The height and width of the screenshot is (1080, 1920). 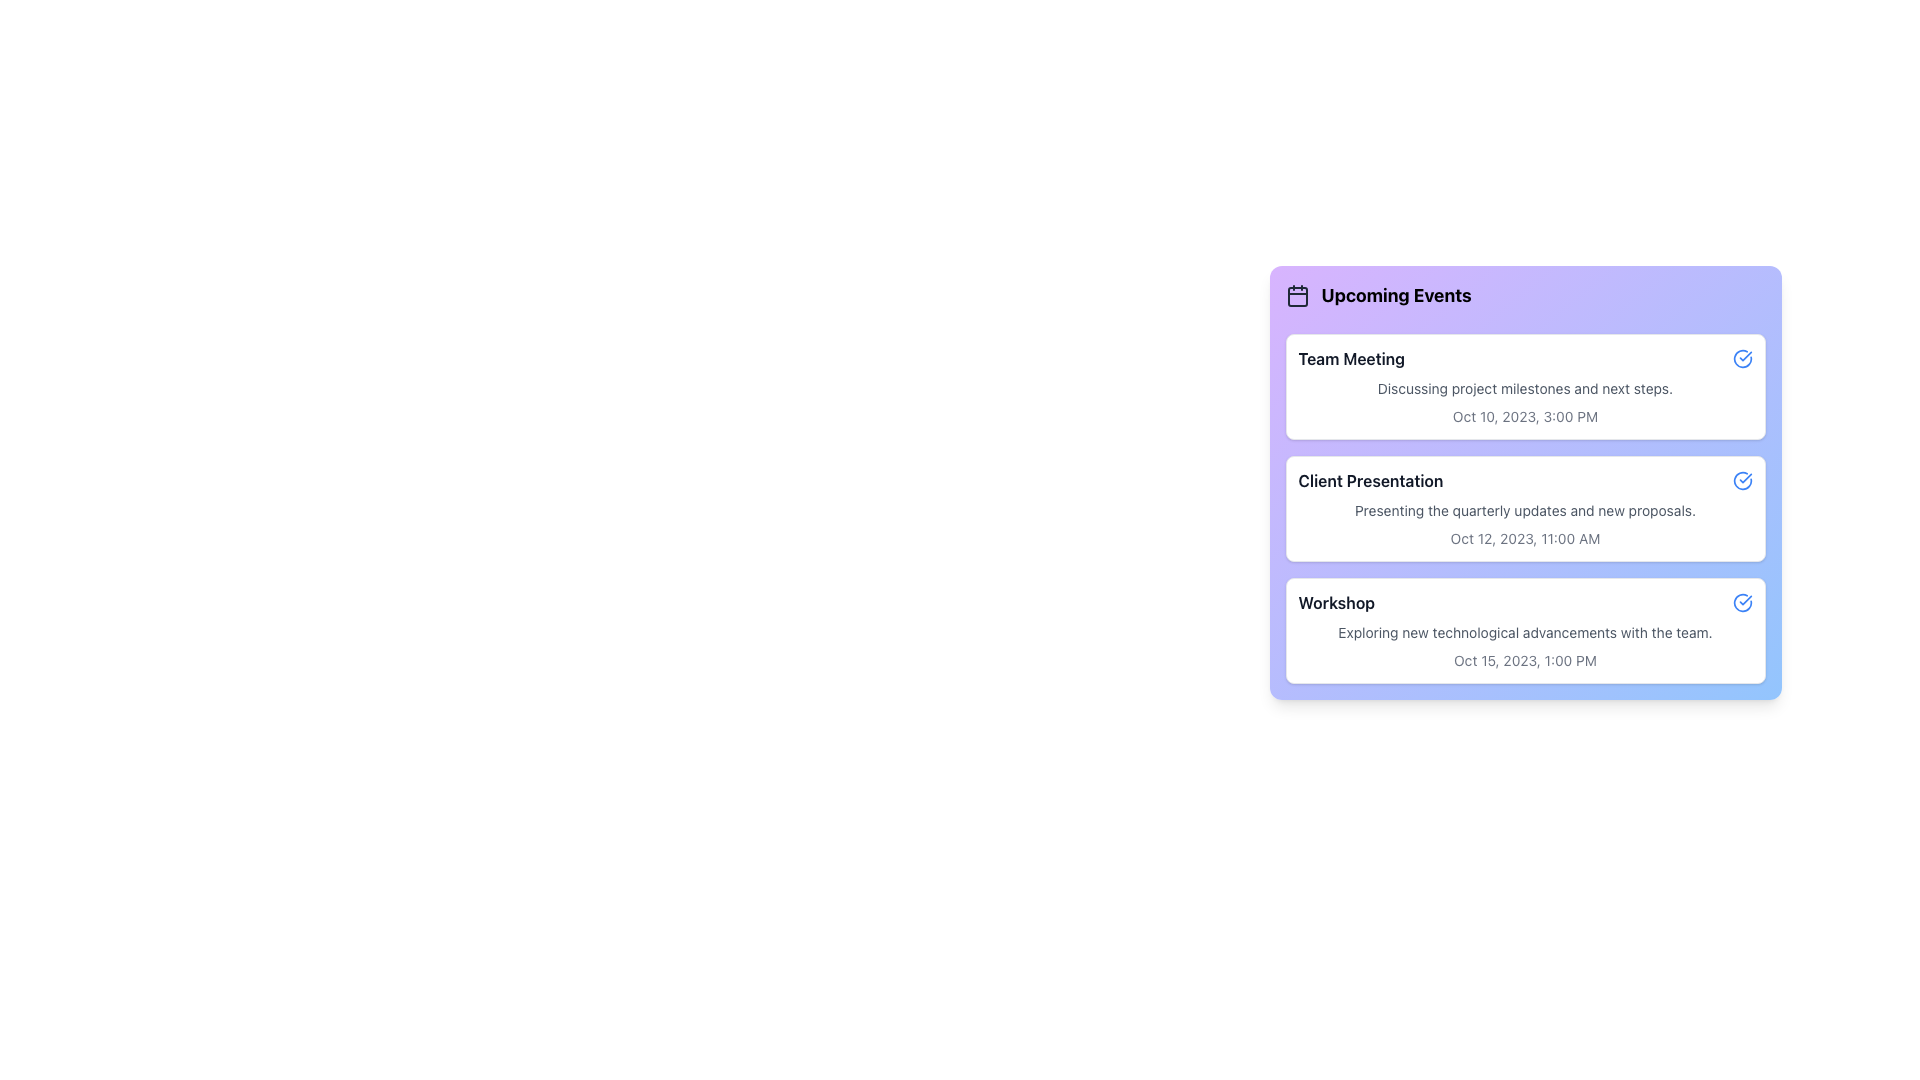 What do you see at coordinates (1494, 415) in the screenshot?
I see `the static text element displaying the date of the event in the 'Team Meeting' card, located in the middle-right area of the card component in the 'Upcoming Events' section` at bounding box center [1494, 415].